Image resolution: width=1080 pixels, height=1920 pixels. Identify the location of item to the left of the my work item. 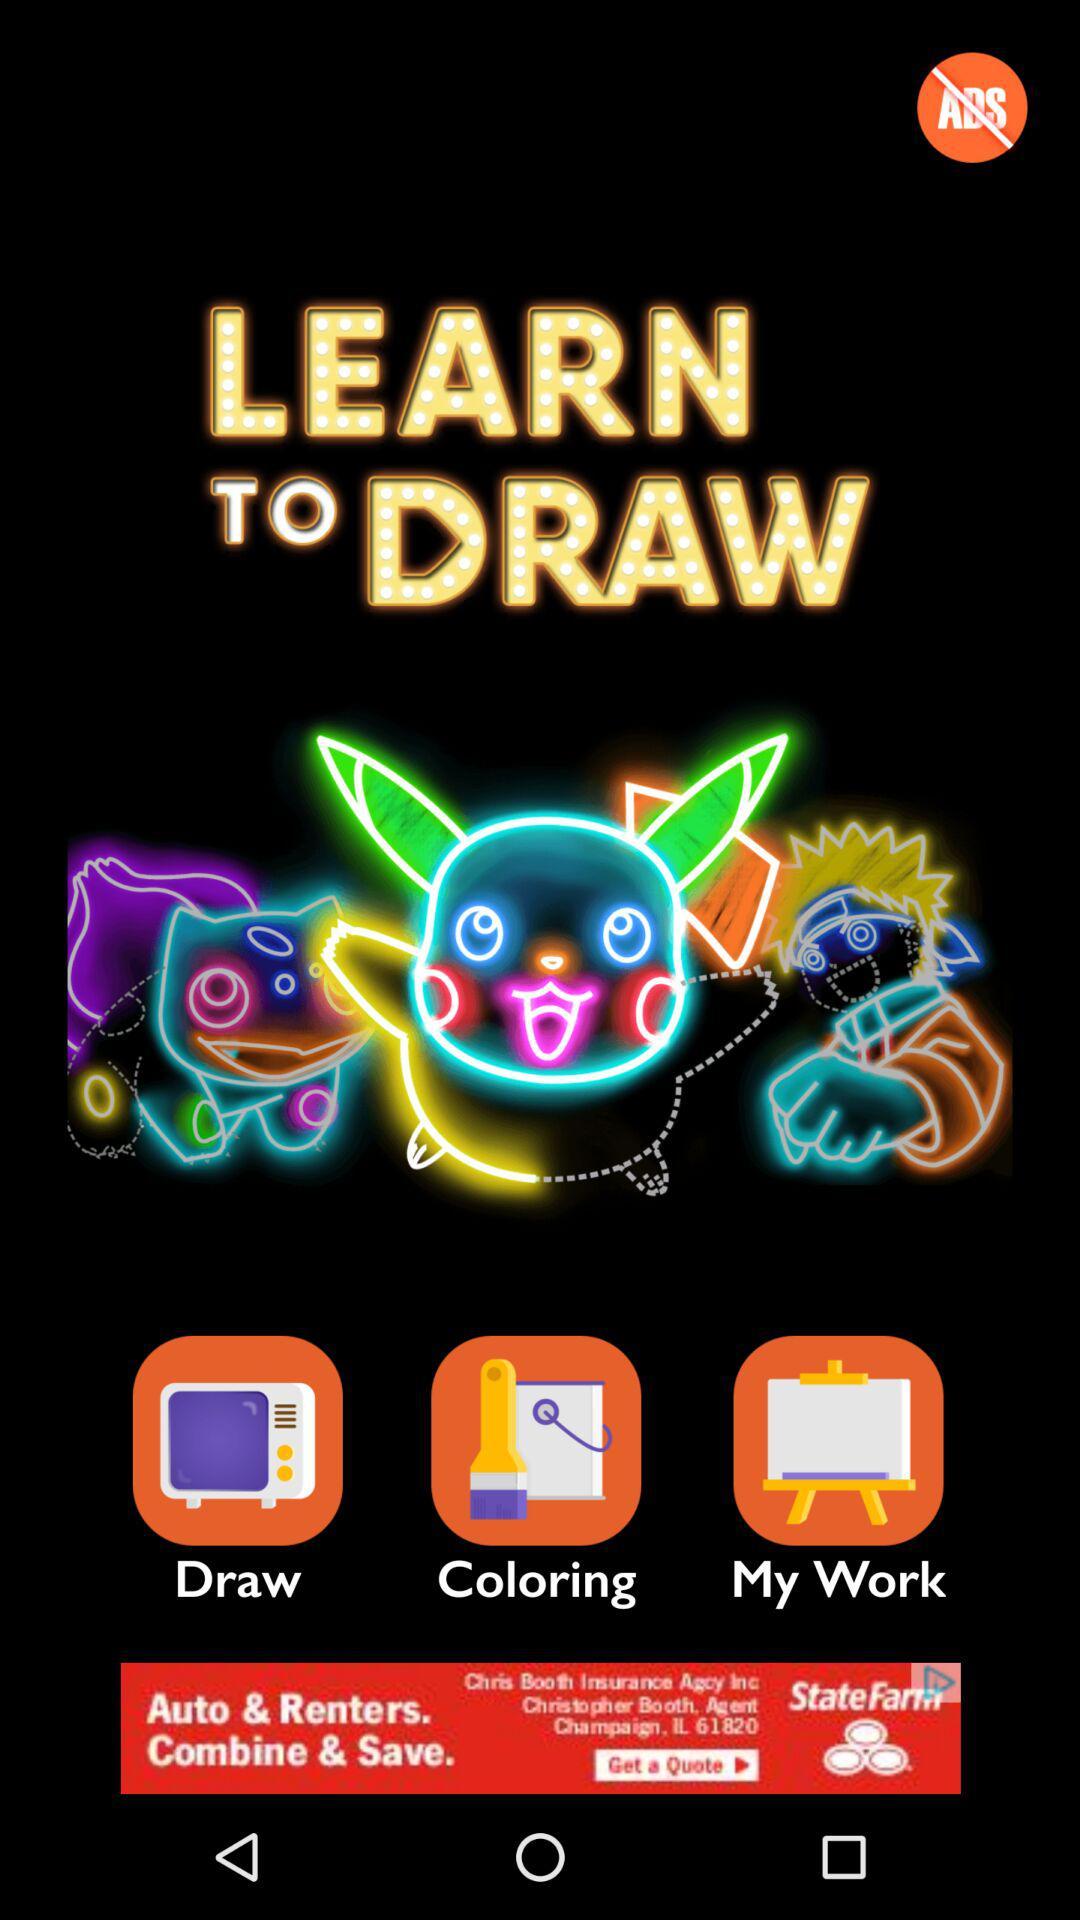
(535, 1441).